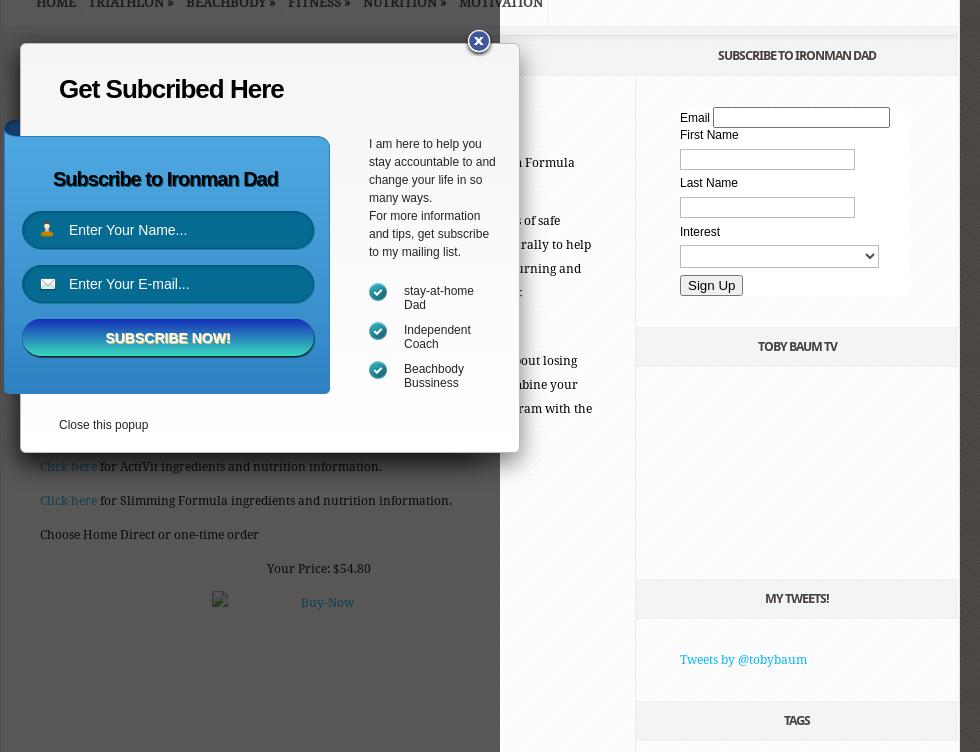  Describe the element at coordinates (57, 56) in the screenshot. I see `'Home'` at that location.